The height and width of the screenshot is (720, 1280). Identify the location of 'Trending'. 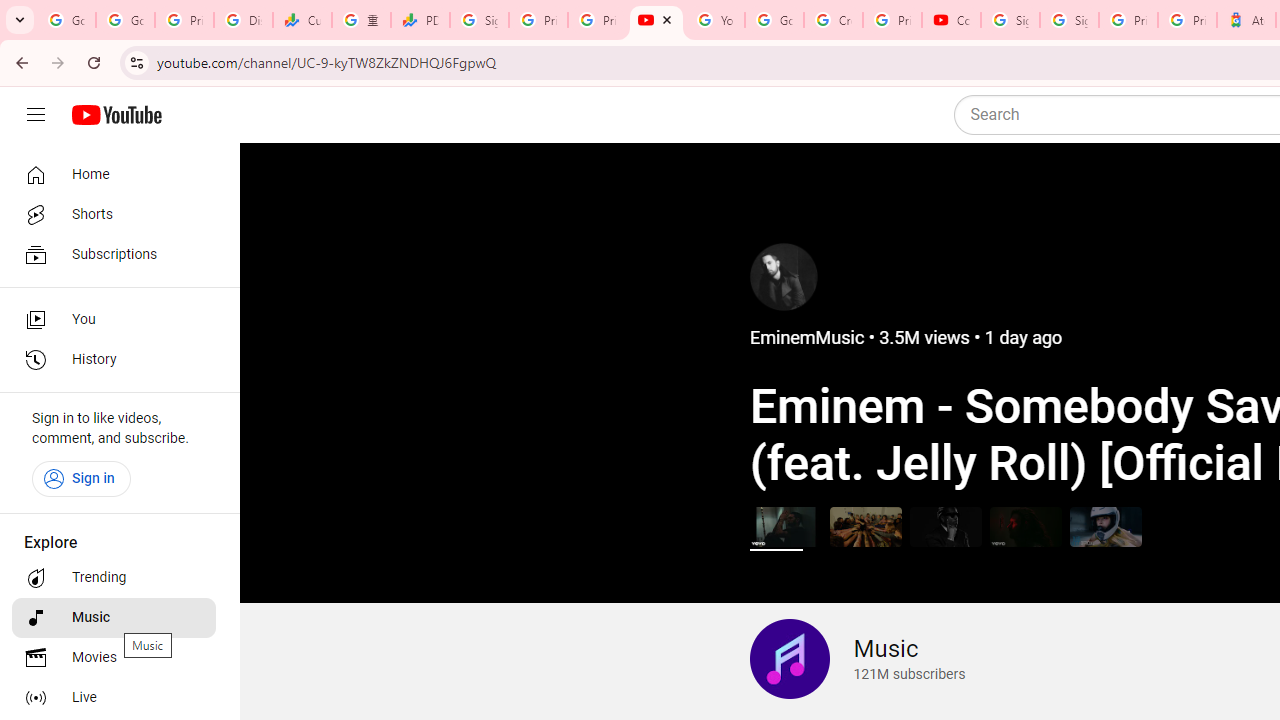
(112, 578).